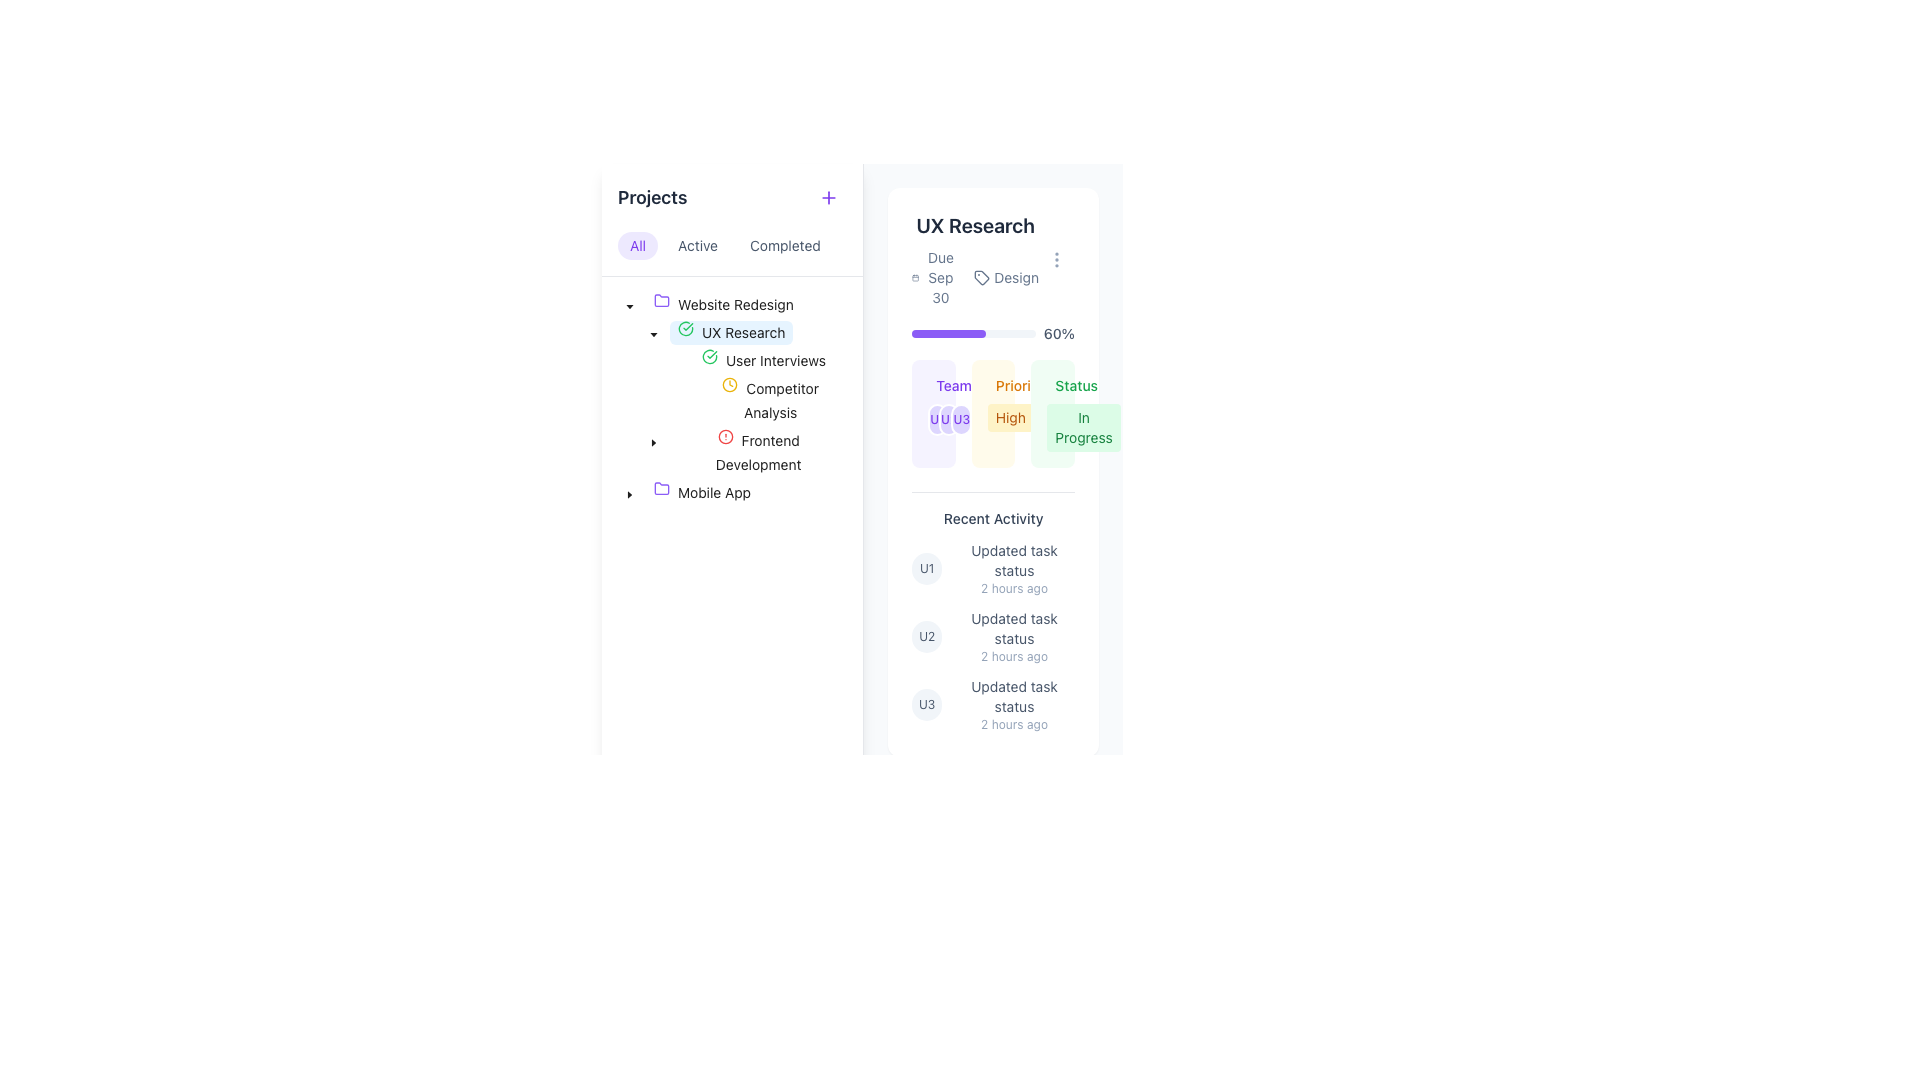 This screenshot has width=1920, height=1080. I want to click on the 'task status update' text label in the Recent Activity section of the UX Research panel, which is the first item in the list above the timestamp '2 hours ago', so click(1014, 560).